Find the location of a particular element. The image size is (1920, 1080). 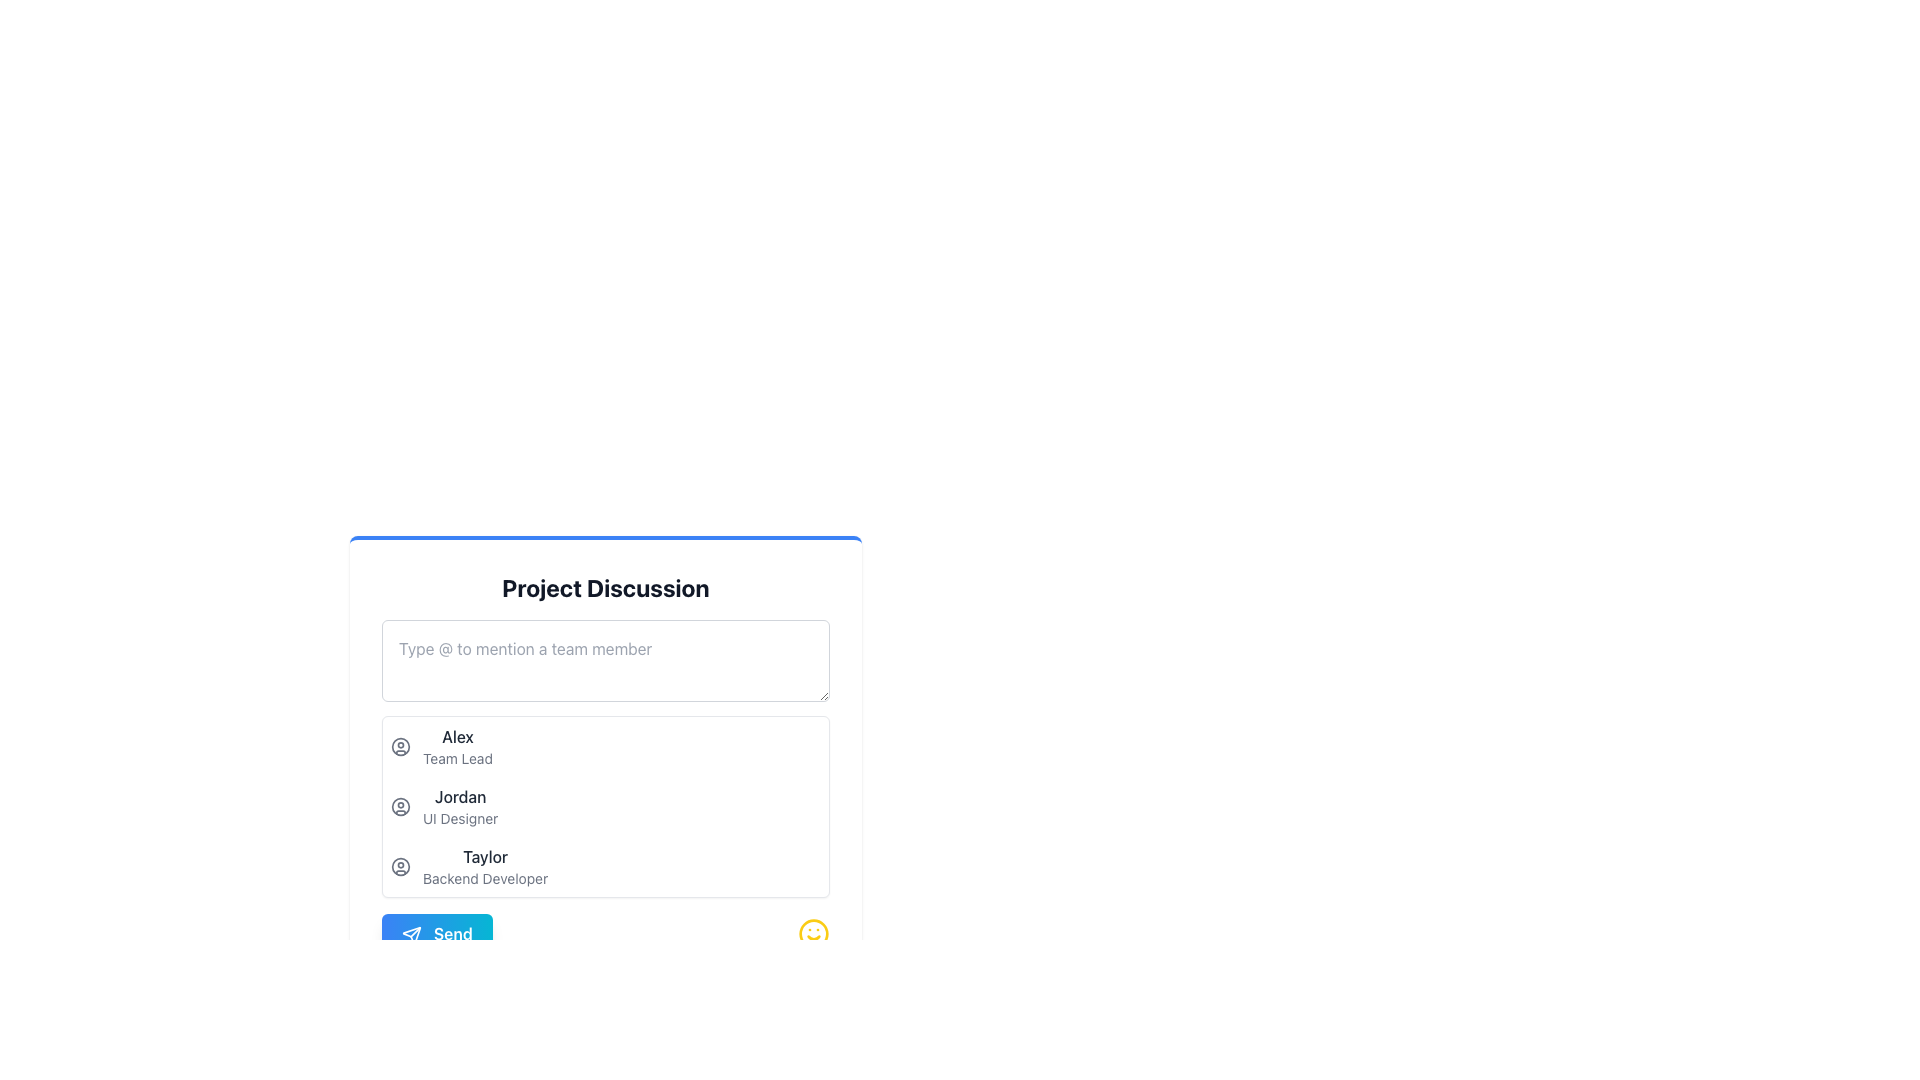

the text label indicating the name of a user, which is the third entry in the list under 'Project Discussion', positioned between 'Jordan' and 'Backend Developer' is located at coordinates (485, 855).